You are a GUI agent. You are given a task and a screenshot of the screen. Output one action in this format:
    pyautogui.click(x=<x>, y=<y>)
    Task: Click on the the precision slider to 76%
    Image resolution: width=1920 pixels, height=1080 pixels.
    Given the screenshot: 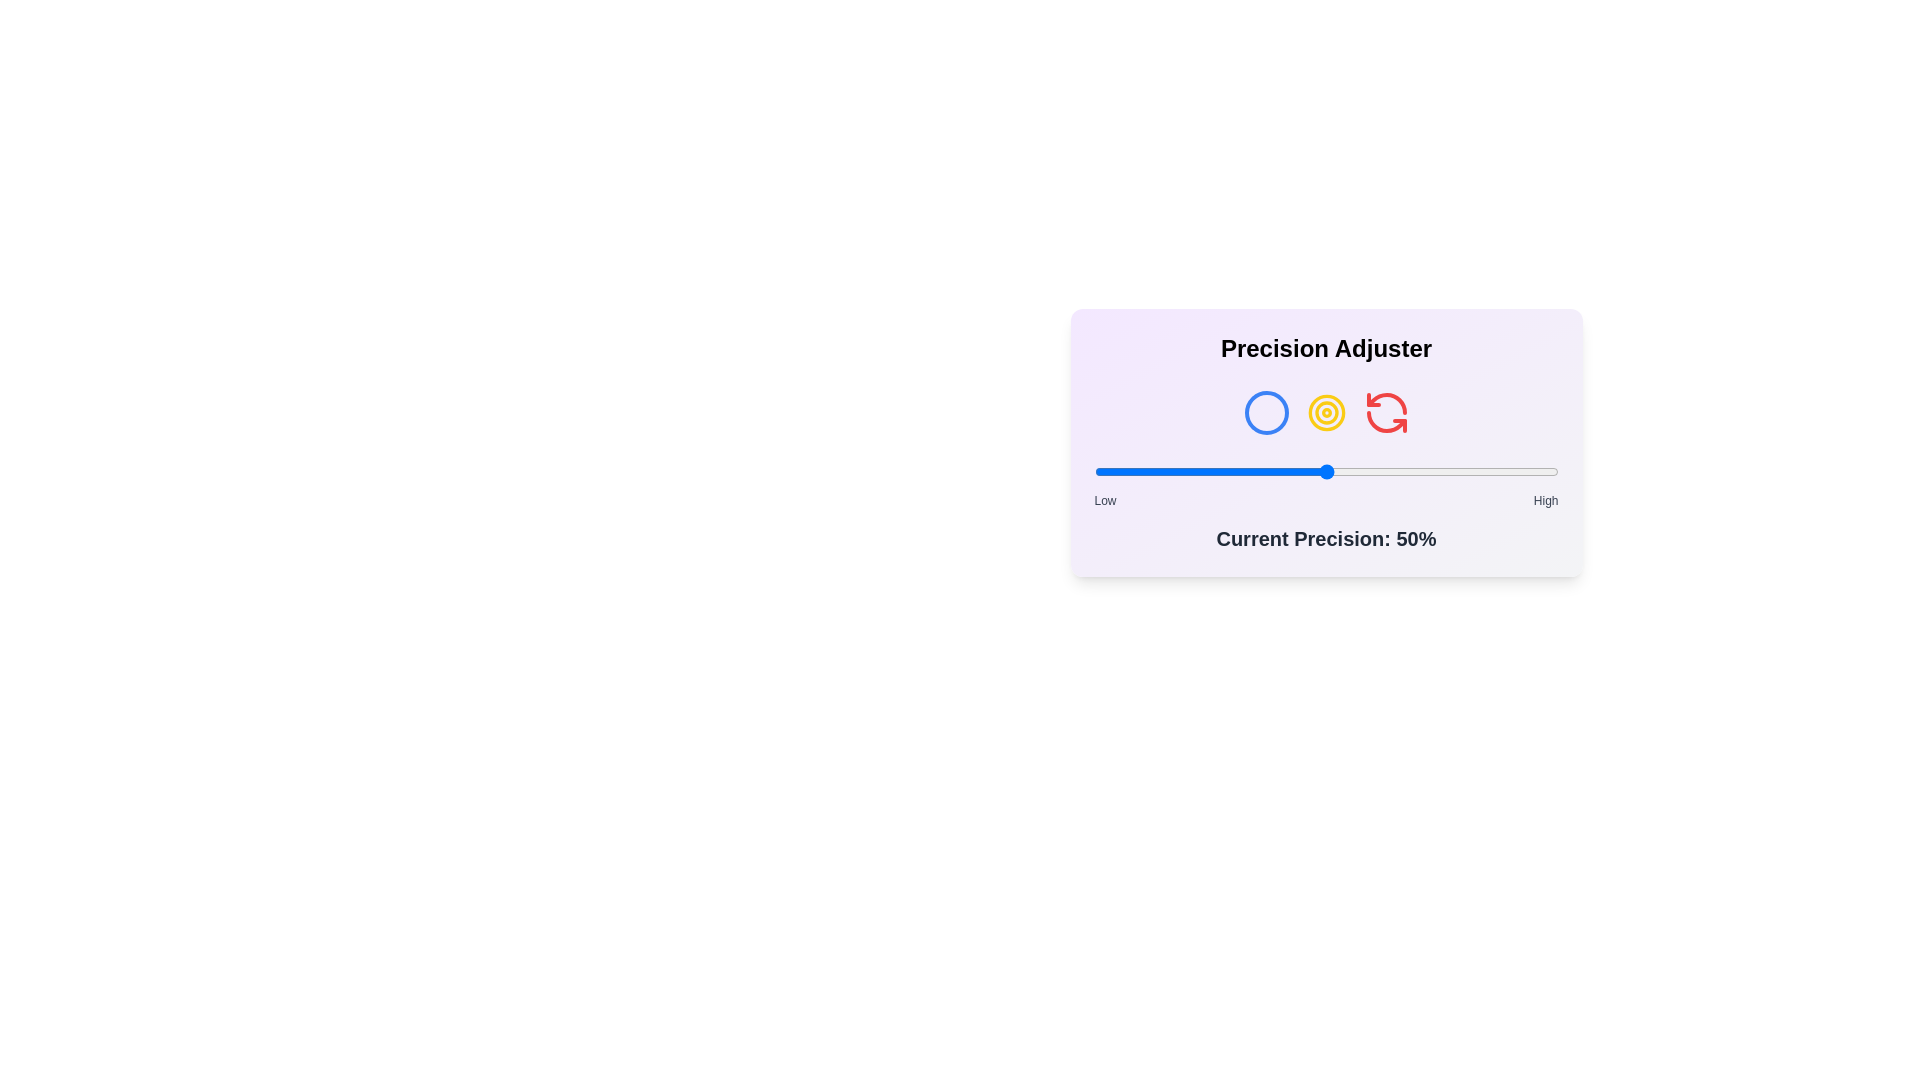 What is the action you would take?
    pyautogui.click(x=1447, y=471)
    